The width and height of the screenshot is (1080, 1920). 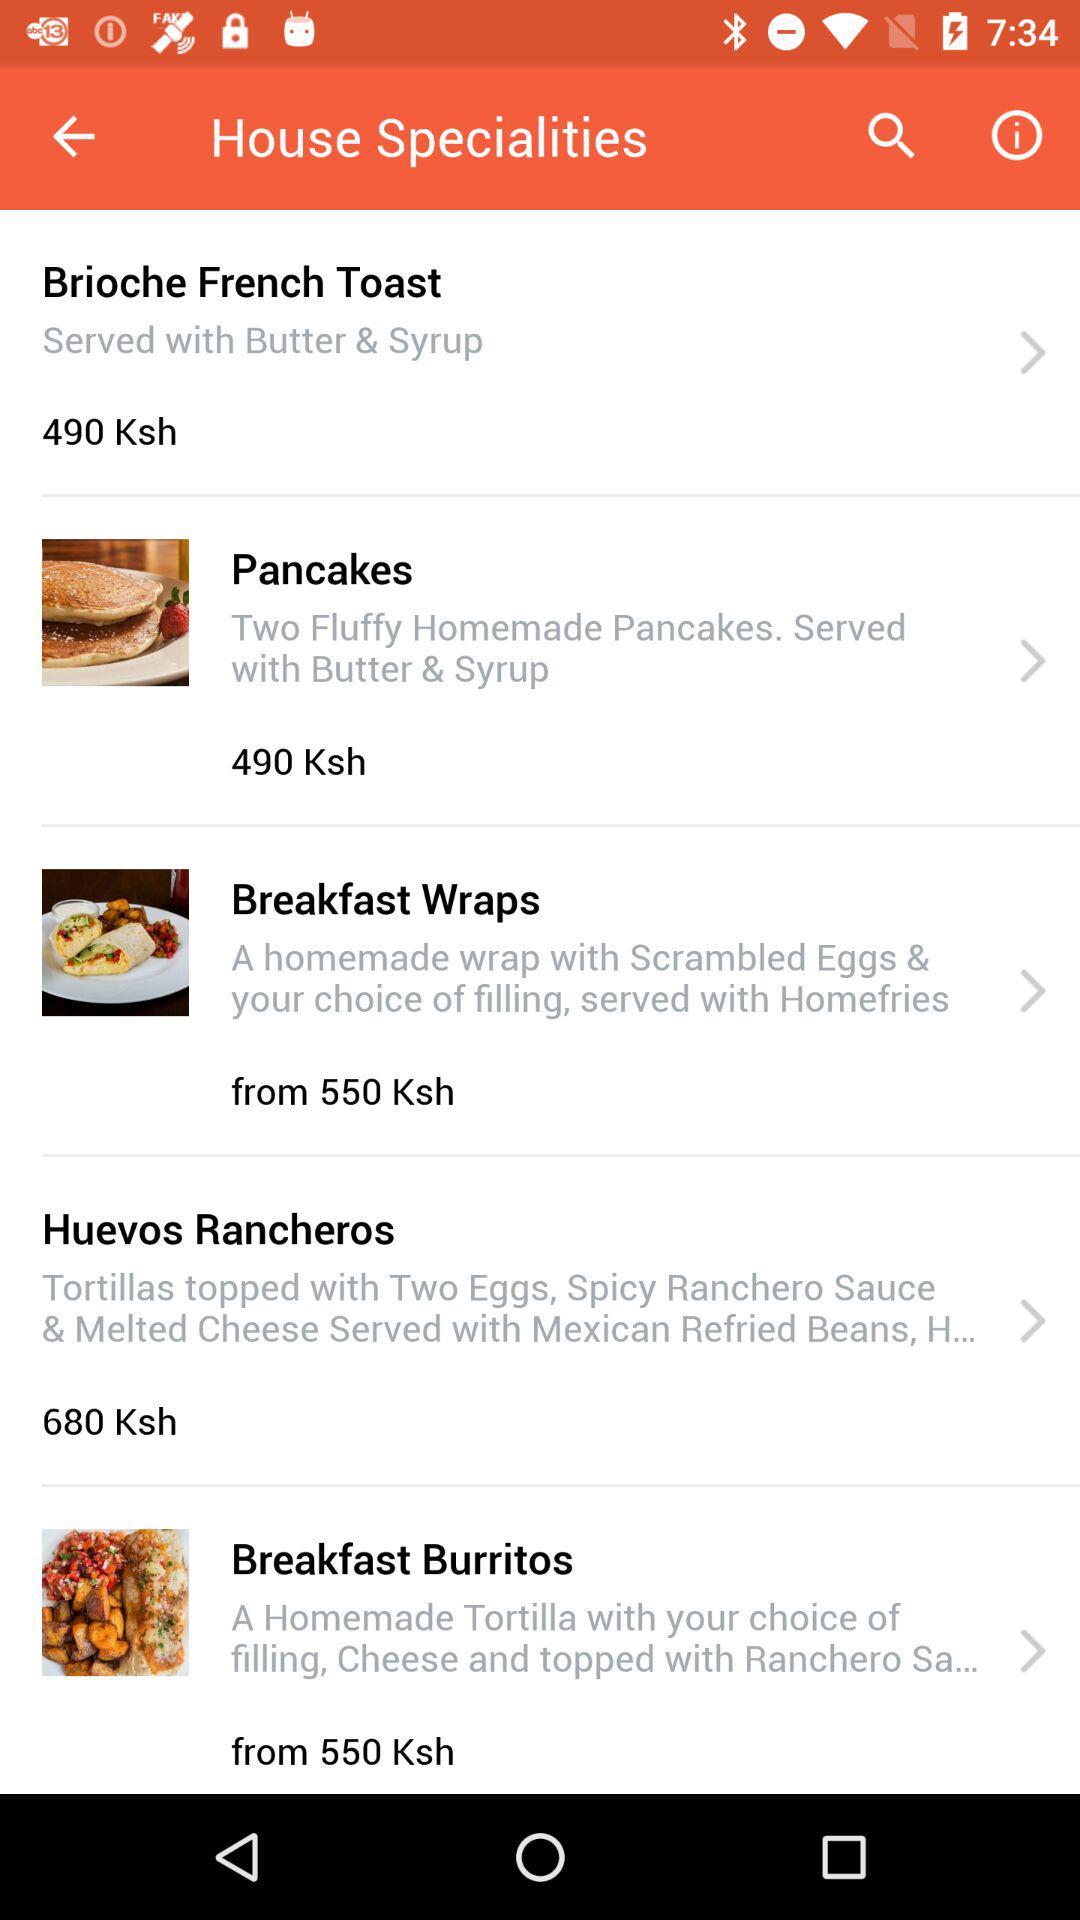 I want to click on the icon above the a homemade wrap, so click(x=385, y=896).